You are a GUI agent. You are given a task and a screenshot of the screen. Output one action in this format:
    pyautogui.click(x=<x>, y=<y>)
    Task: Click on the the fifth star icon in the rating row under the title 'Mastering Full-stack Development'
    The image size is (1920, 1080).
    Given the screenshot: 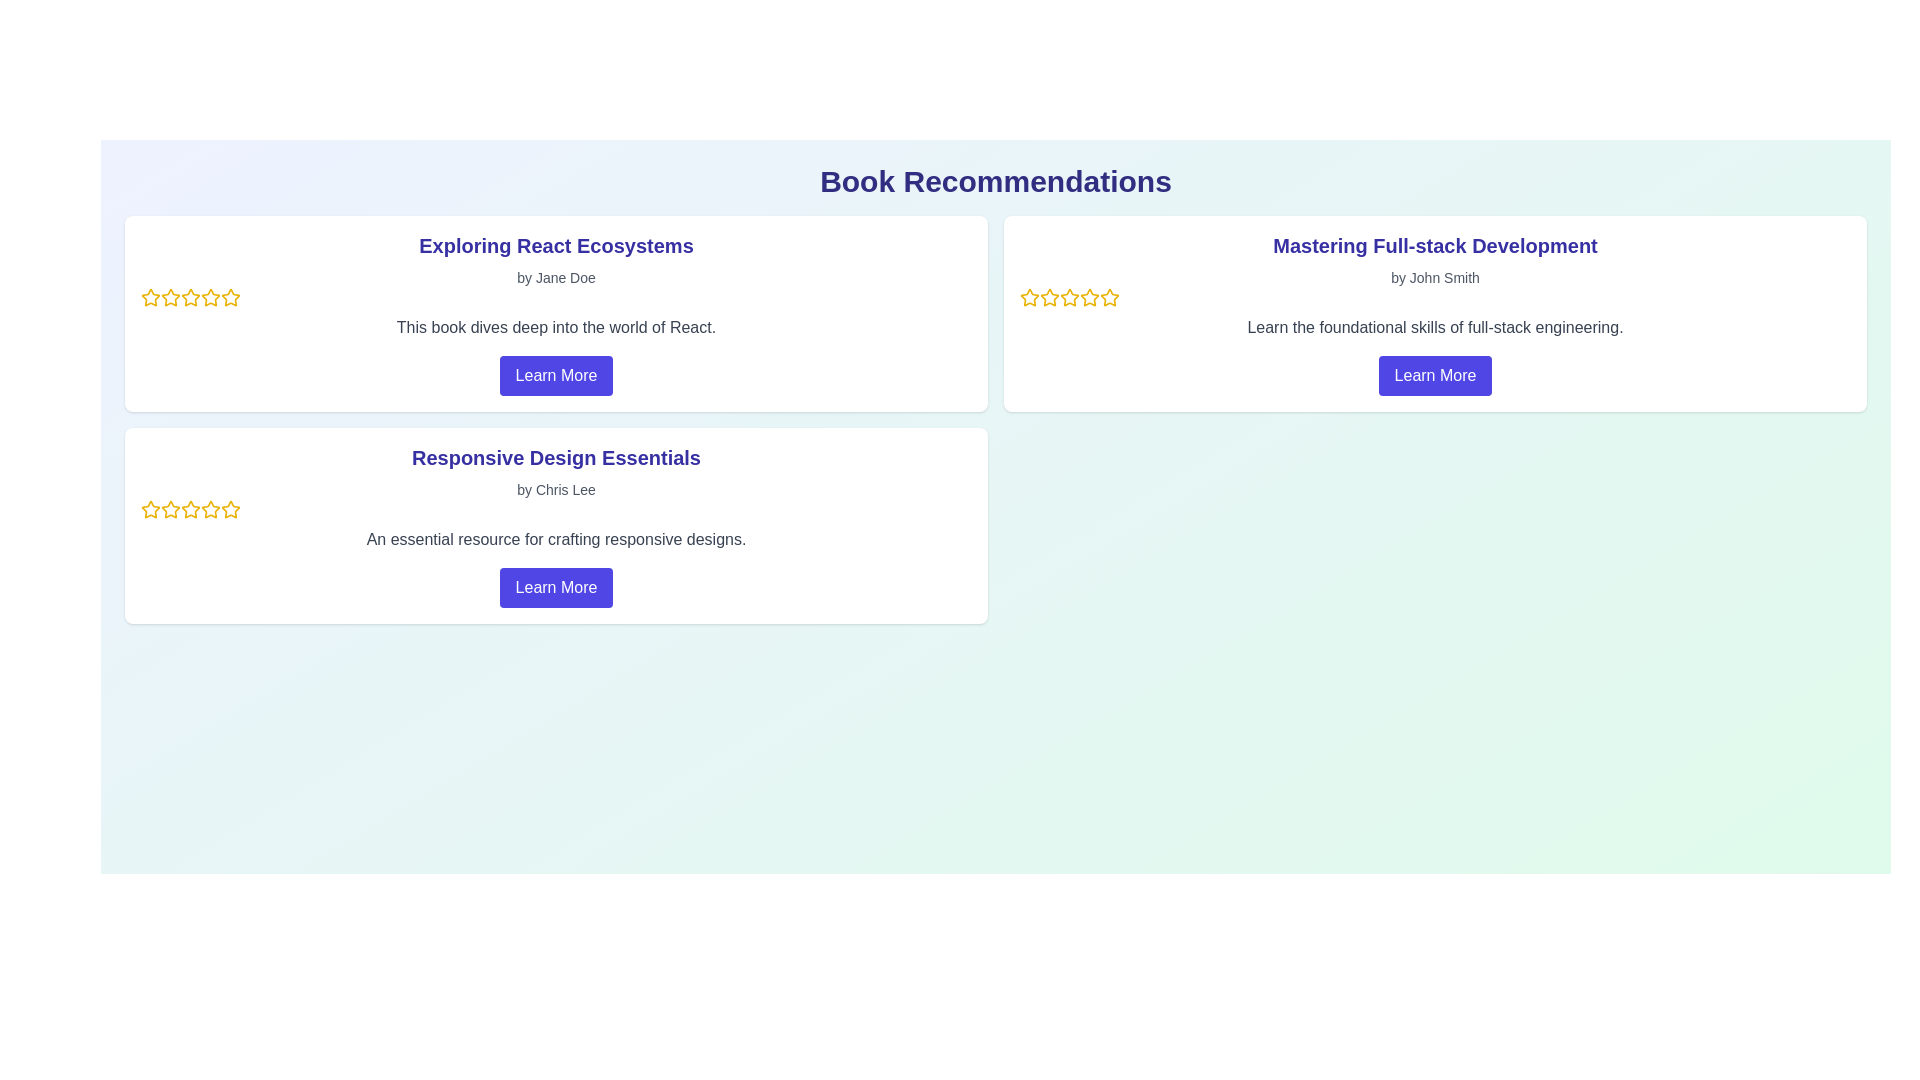 What is the action you would take?
    pyautogui.click(x=1108, y=297)
    